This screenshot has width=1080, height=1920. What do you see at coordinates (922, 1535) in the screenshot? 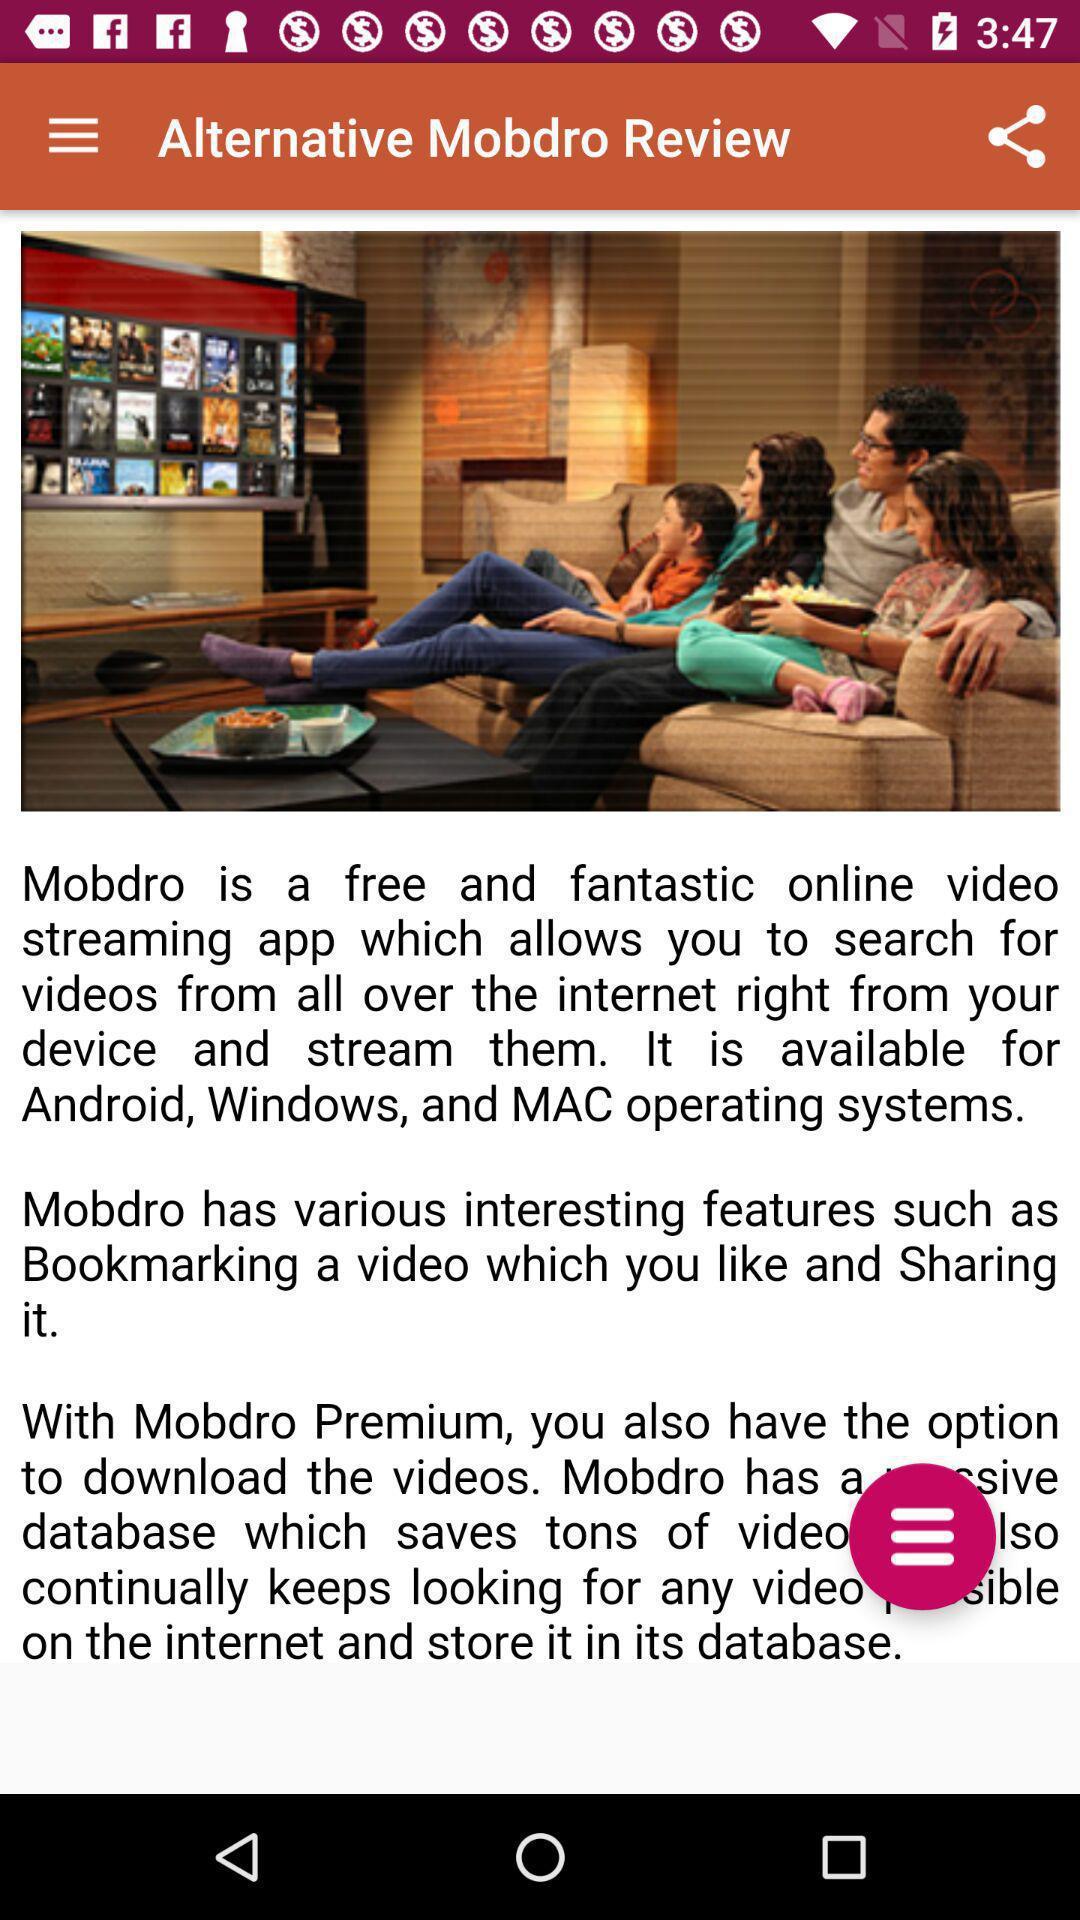
I see `menu` at bounding box center [922, 1535].